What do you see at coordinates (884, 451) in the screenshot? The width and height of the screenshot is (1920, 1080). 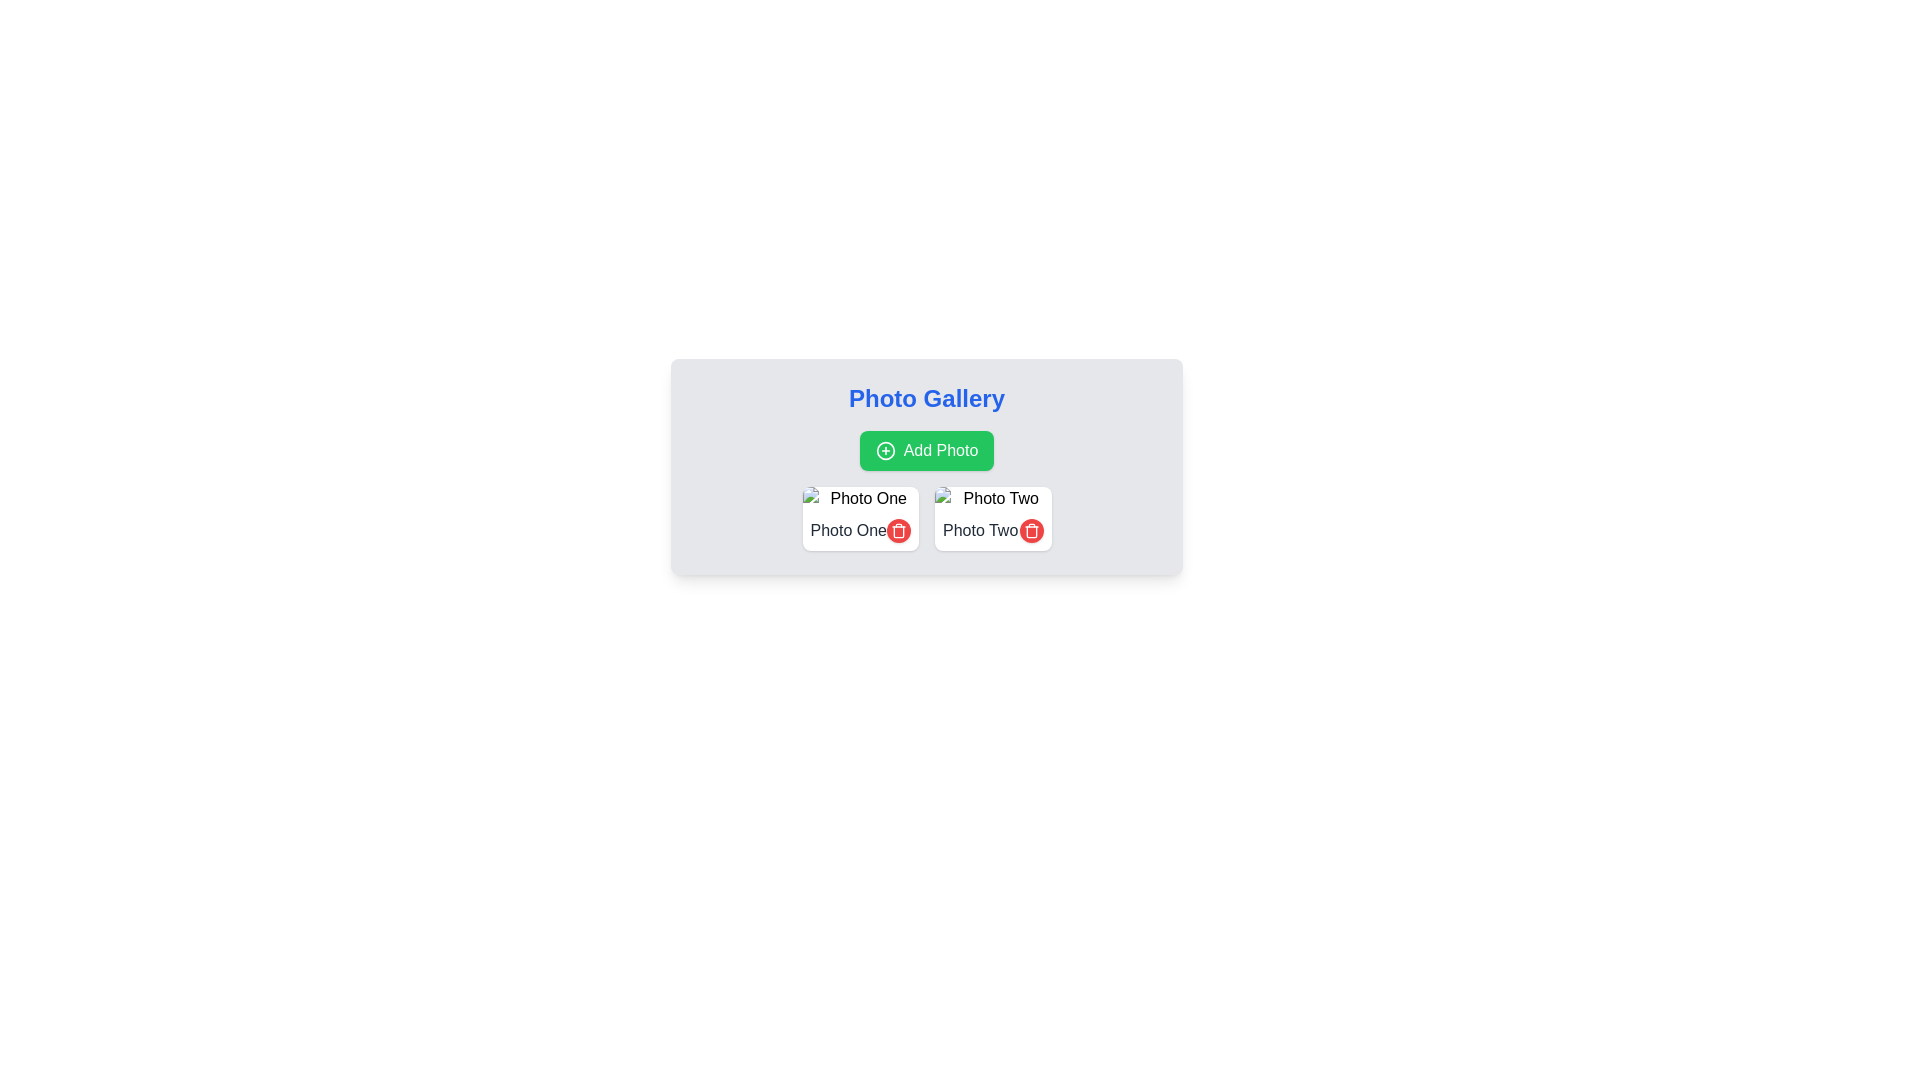 I see `the green circle at the center of the 'Add Photo' button, which is part of the Photo Gallery module` at bounding box center [884, 451].